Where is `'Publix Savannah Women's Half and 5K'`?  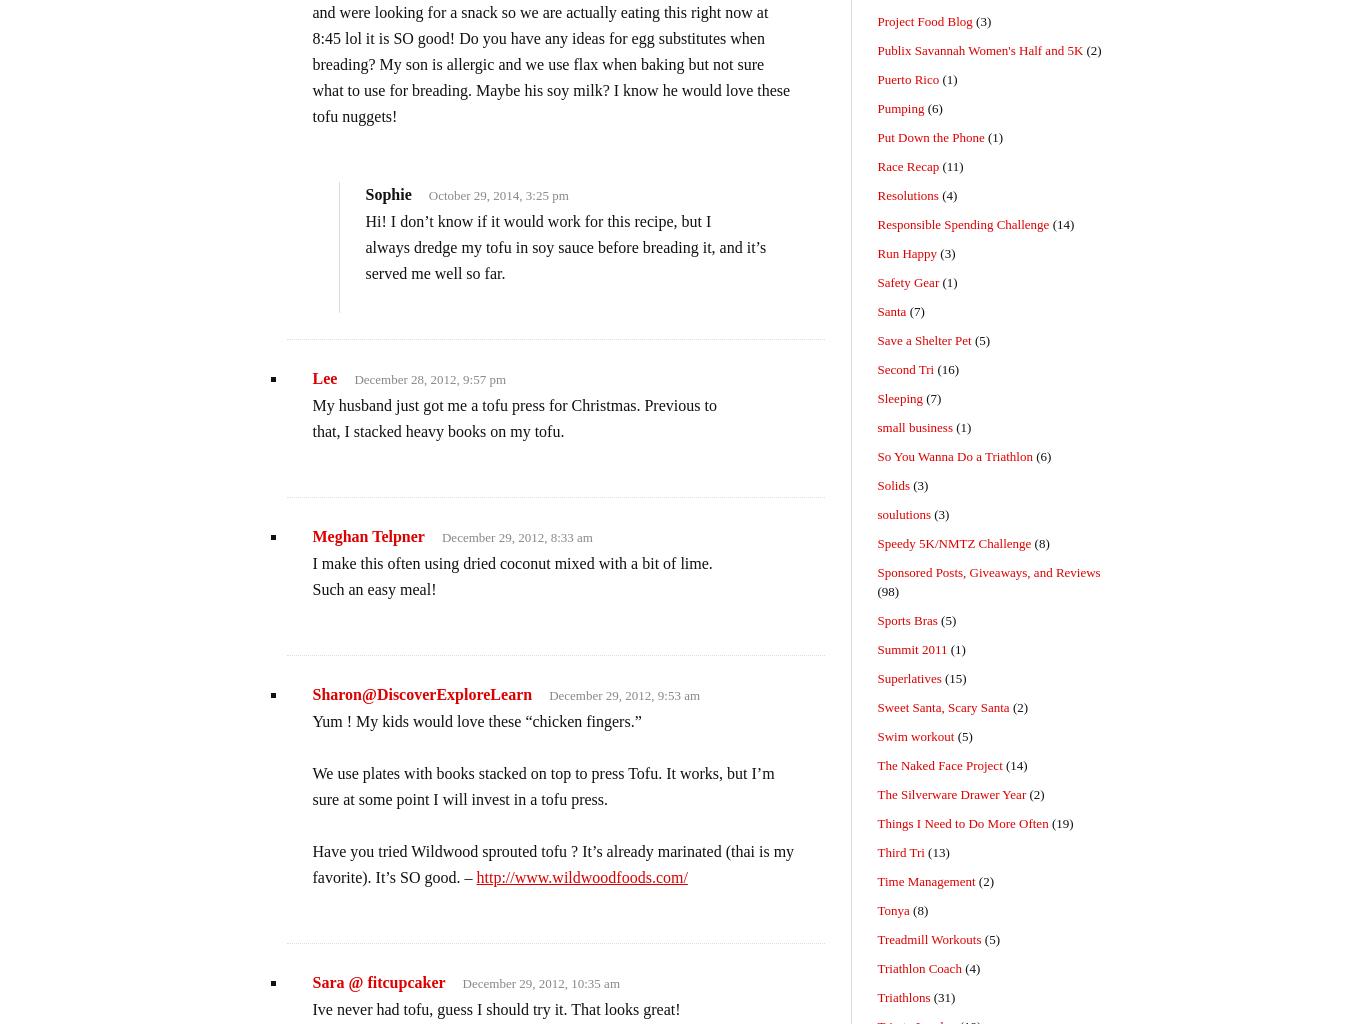 'Publix Savannah Women's Half and 5K' is located at coordinates (979, 49).